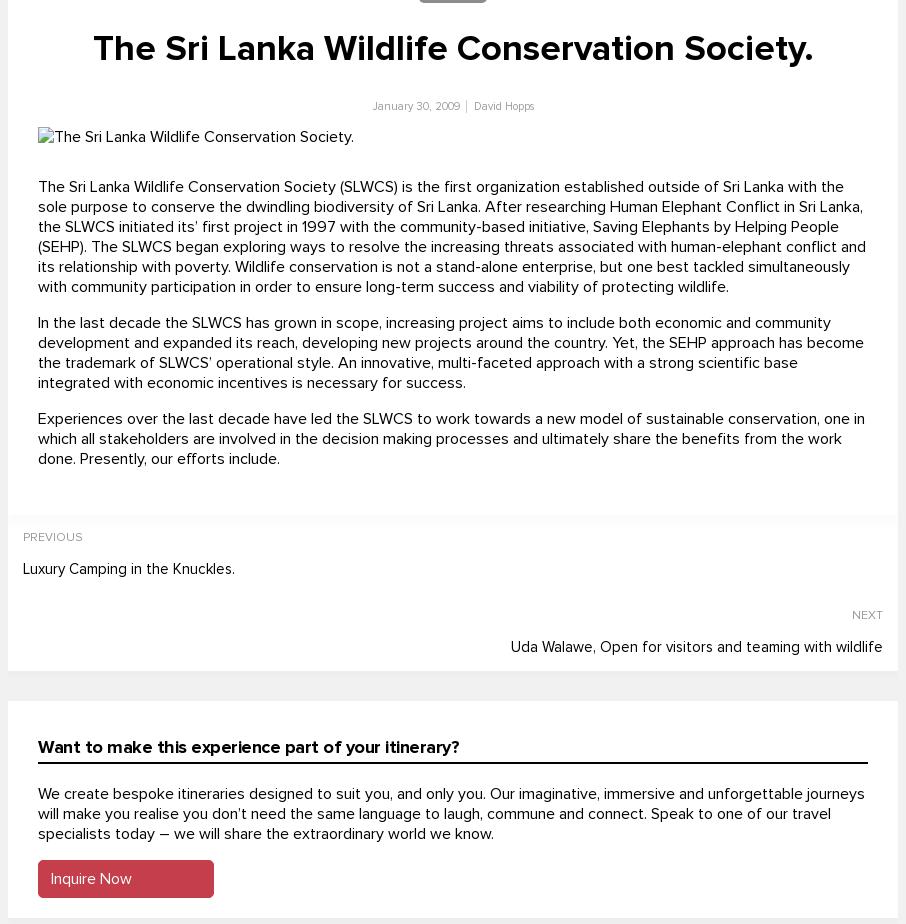 This screenshot has height=924, width=906. I want to click on 'Uda Walawe, Open for visitors and teaming with wildlife', so click(696, 646).